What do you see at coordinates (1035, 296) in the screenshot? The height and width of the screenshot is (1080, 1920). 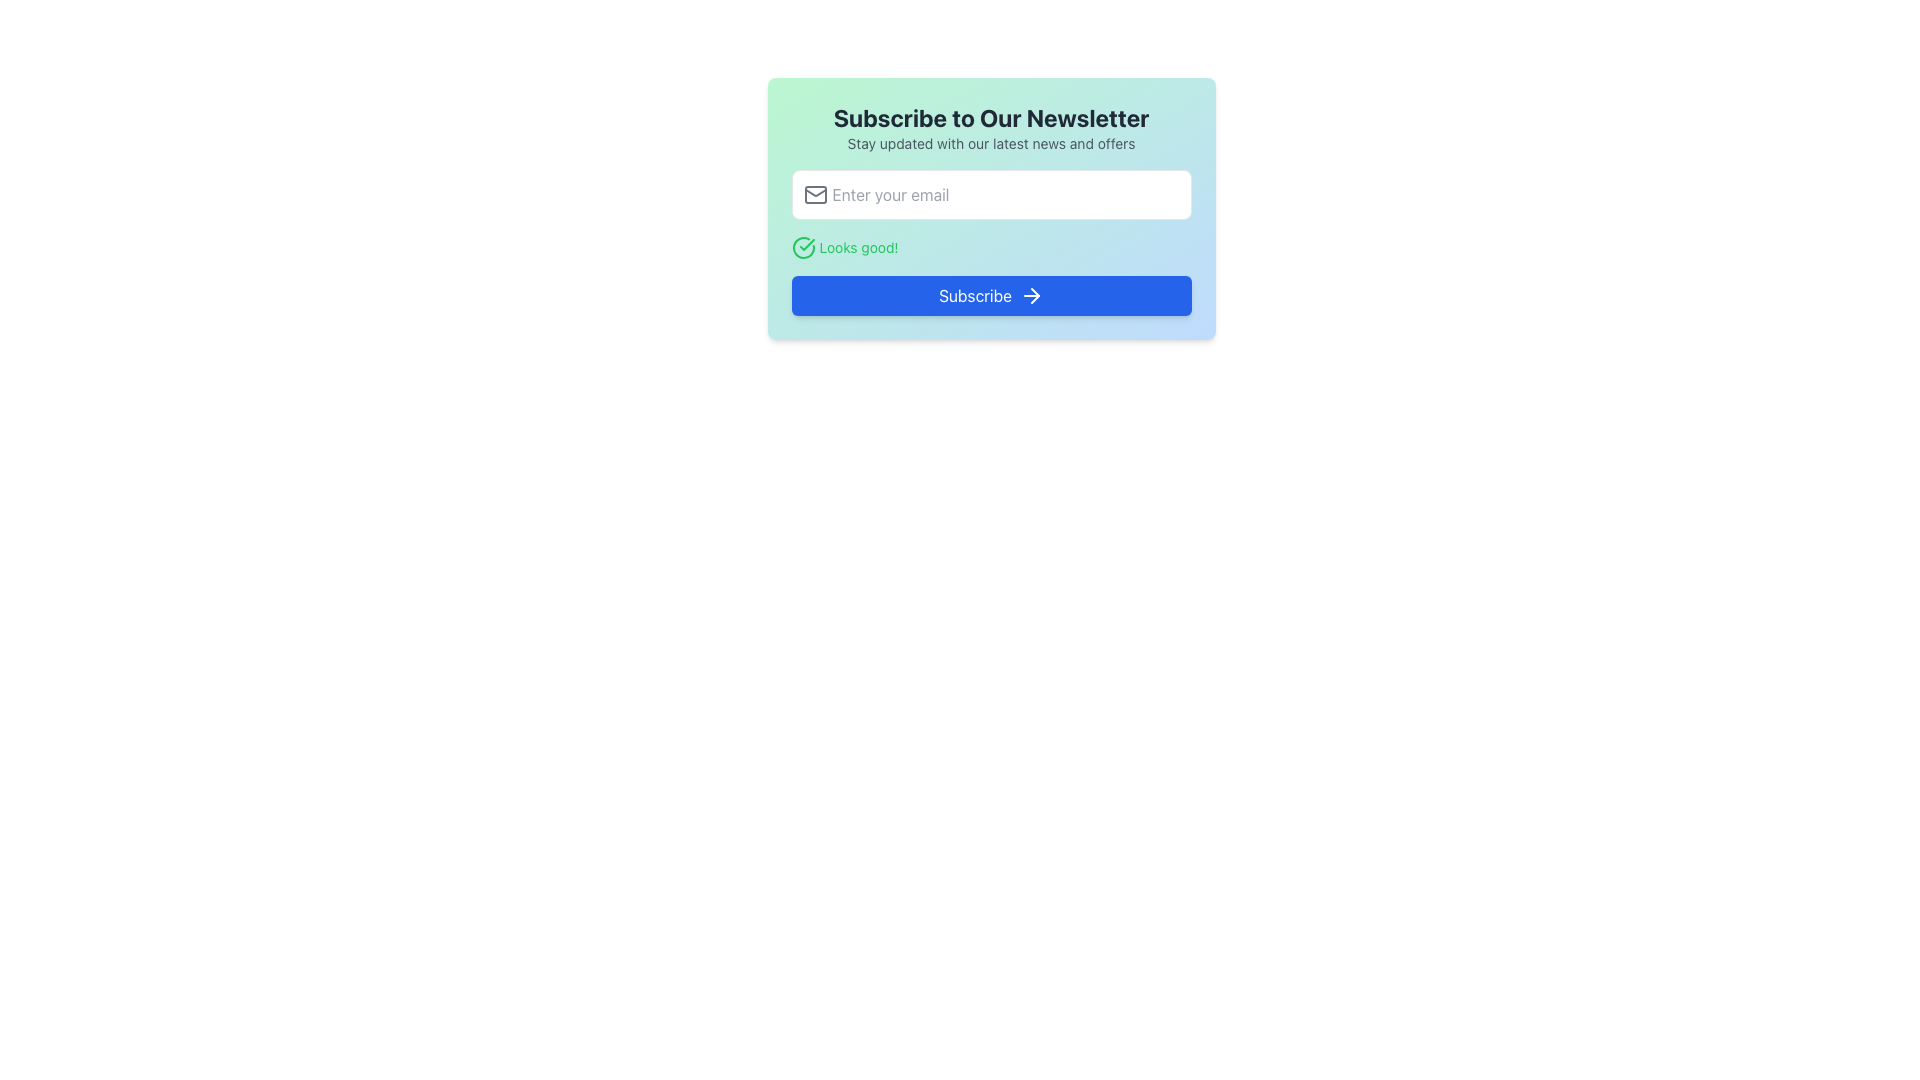 I see `the blue 'Subscribe' button that contains the chevron SVG element indicating forward navigation` at bounding box center [1035, 296].